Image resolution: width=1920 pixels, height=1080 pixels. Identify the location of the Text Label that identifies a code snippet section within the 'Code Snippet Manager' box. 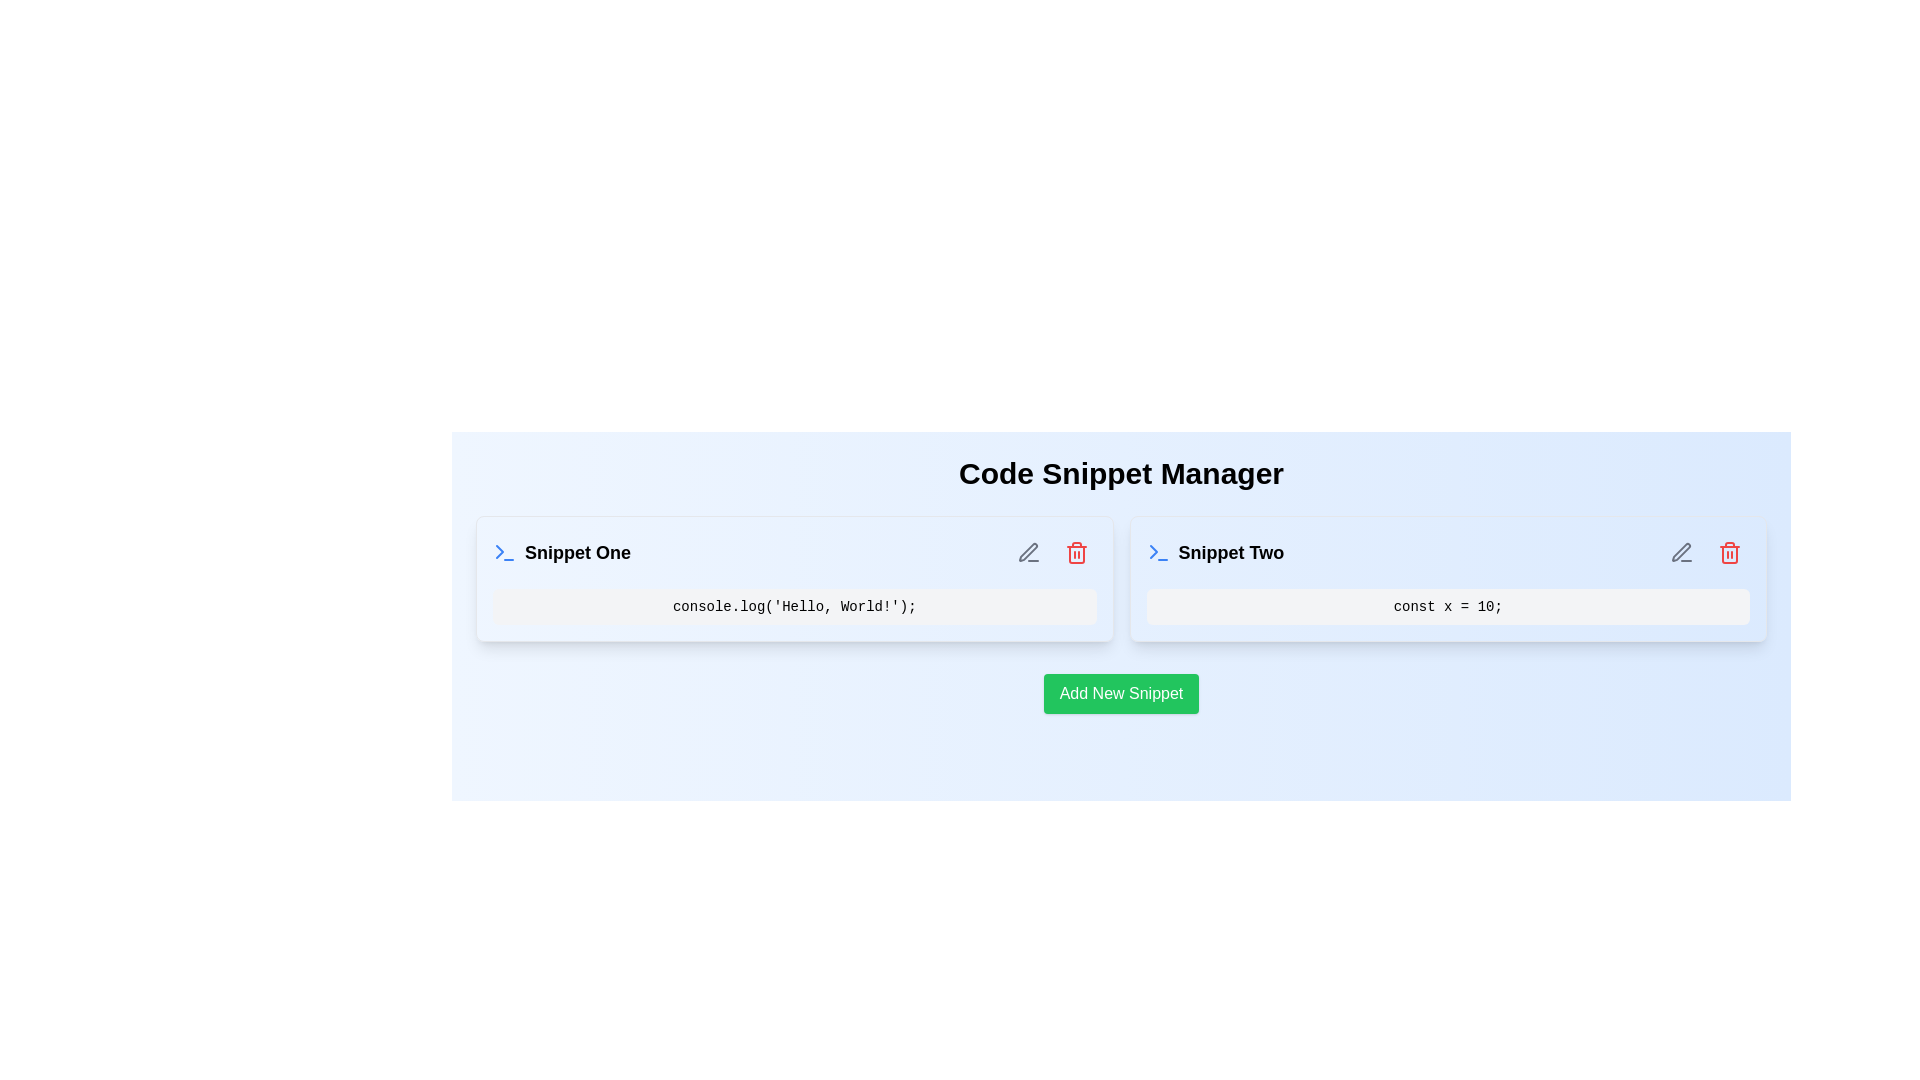
(560, 552).